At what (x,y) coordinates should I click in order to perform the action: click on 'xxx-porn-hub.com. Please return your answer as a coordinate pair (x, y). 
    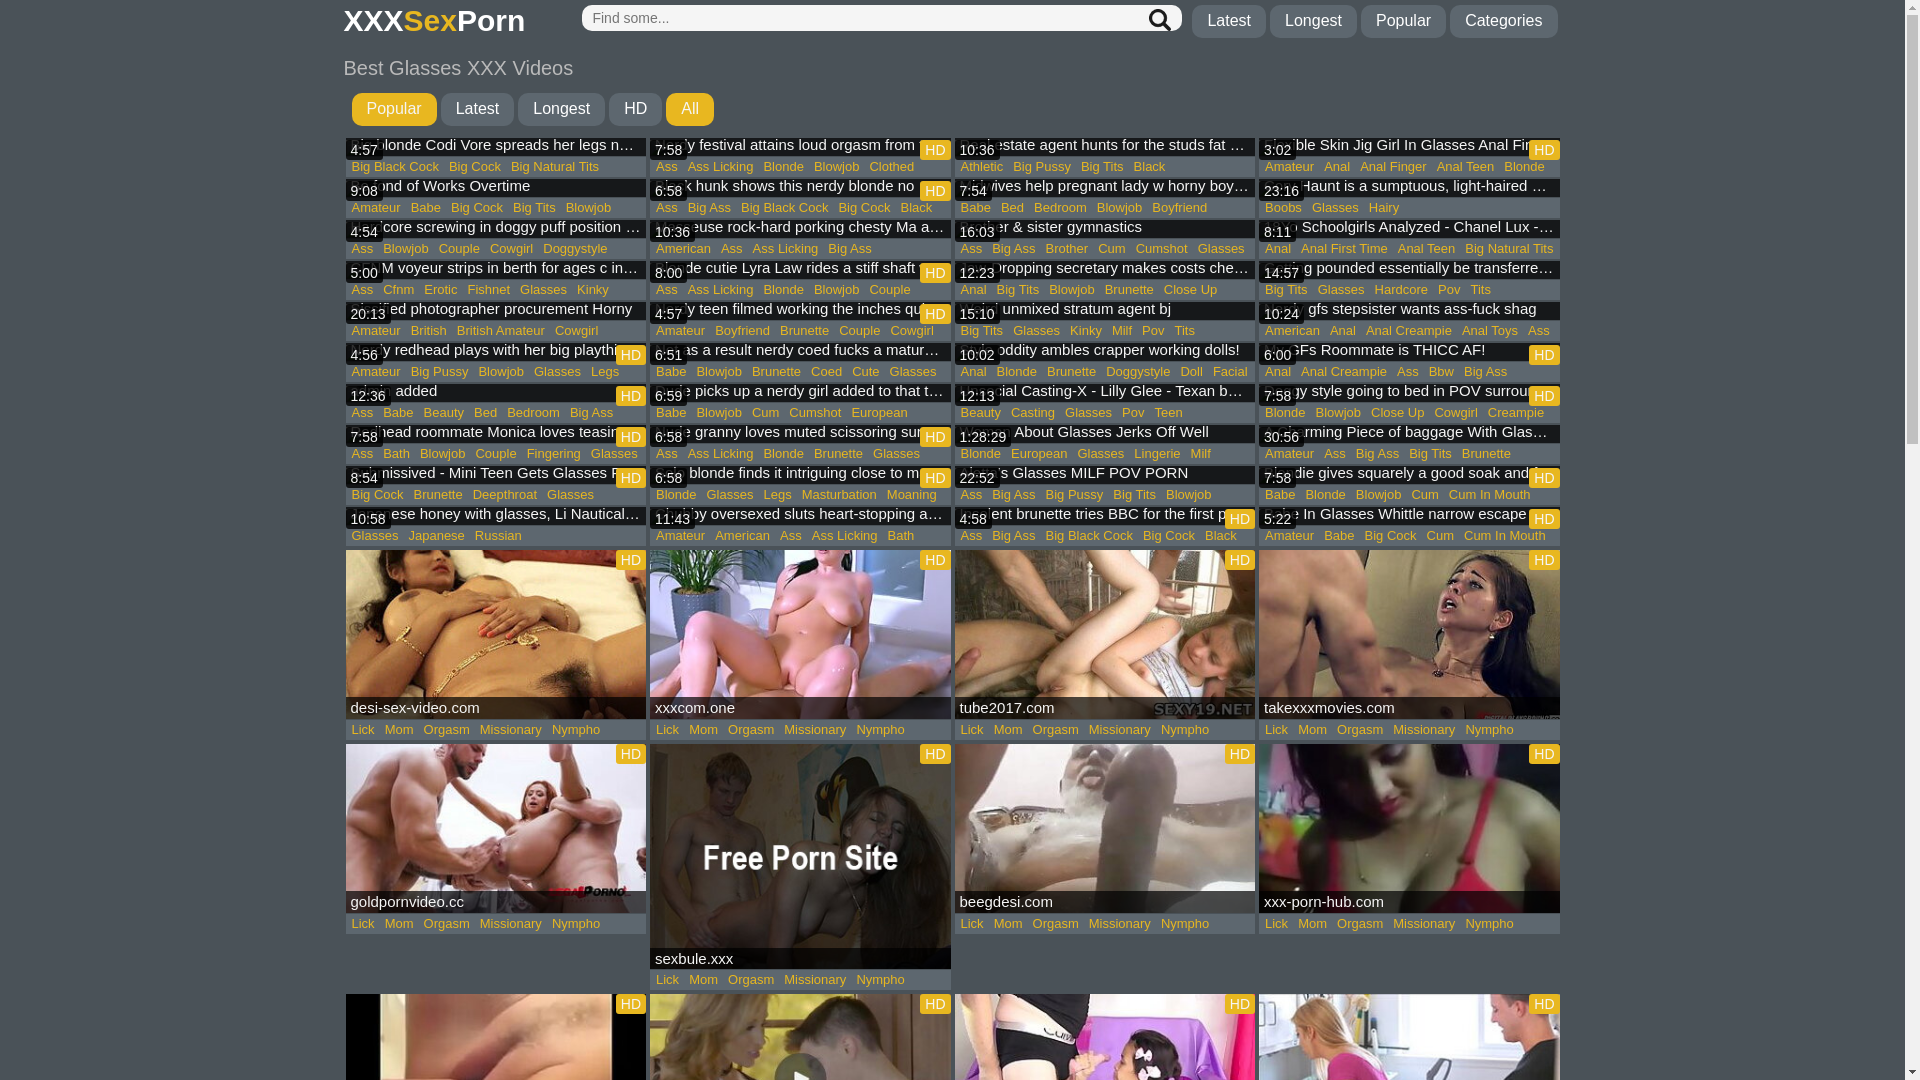
    Looking at the image, I should click on (1408, 828).